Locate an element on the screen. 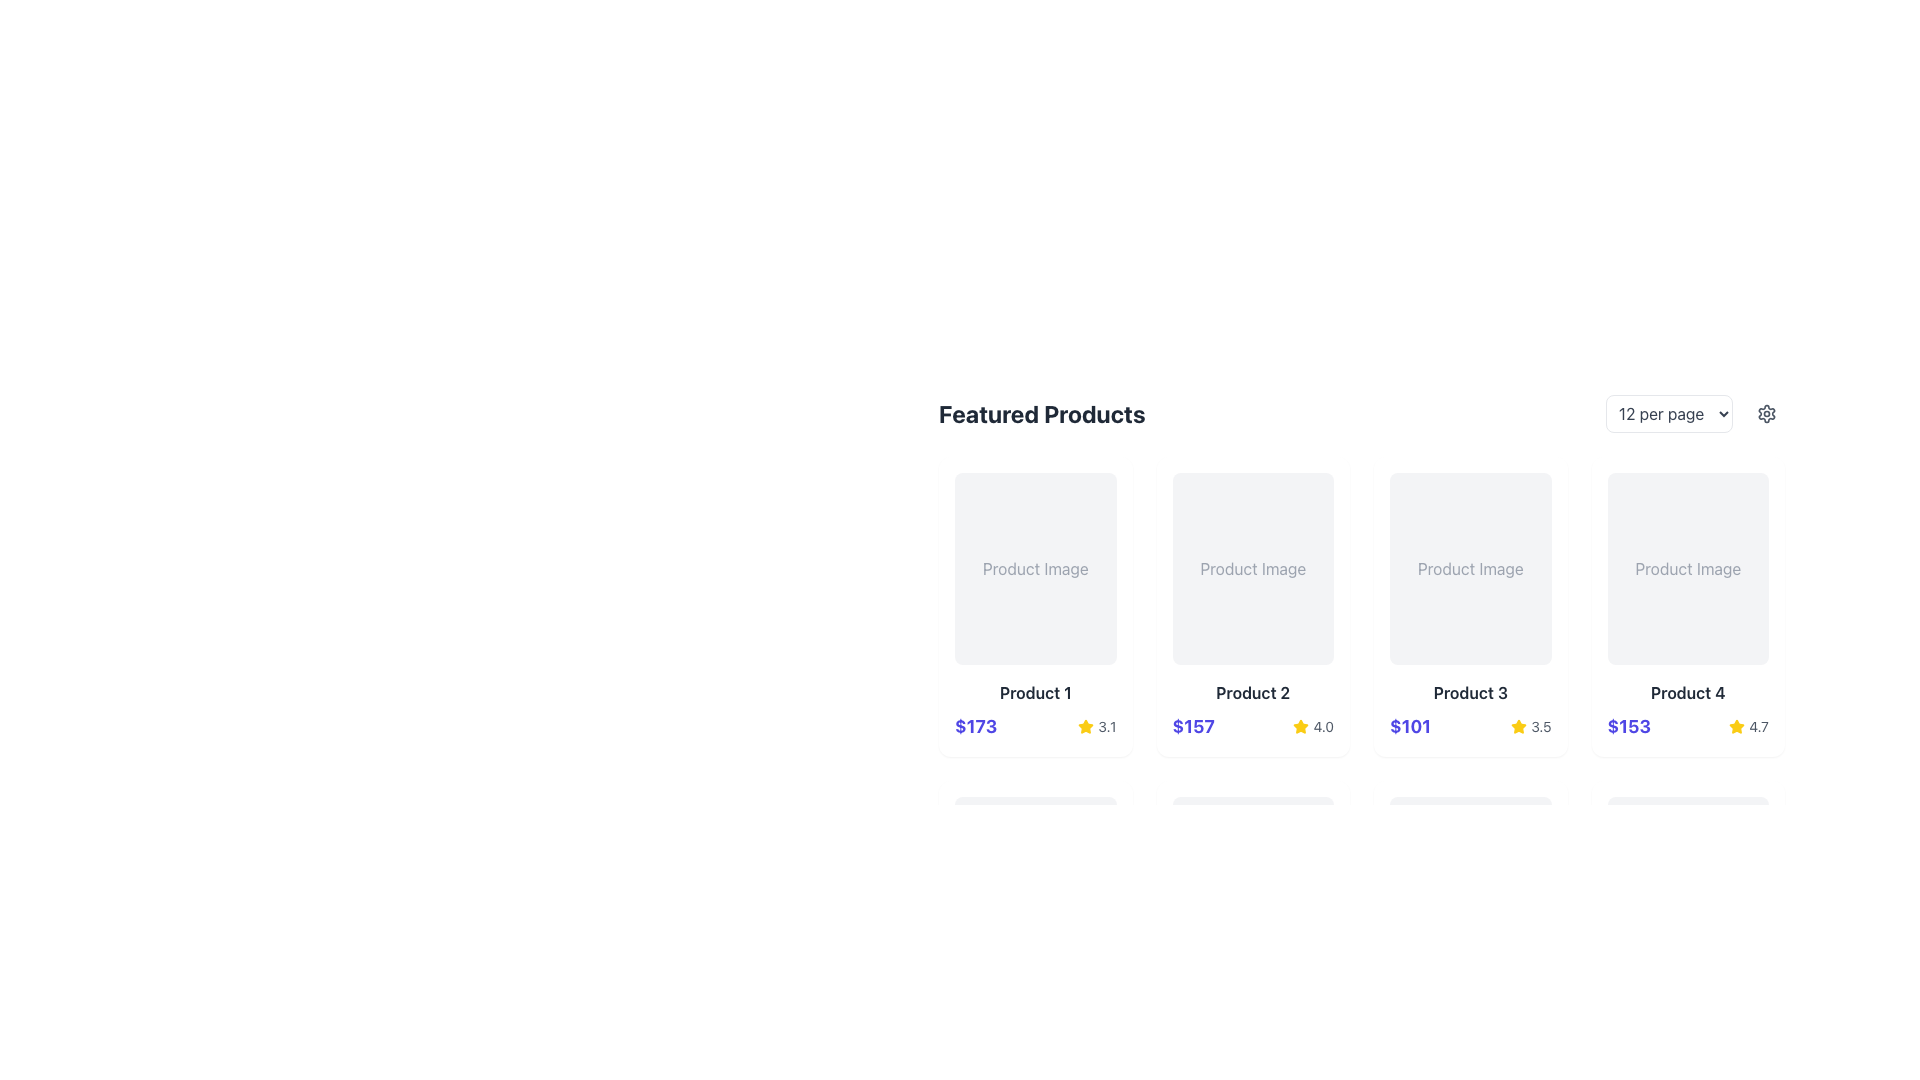 This screenshot has width=1920, height=1080. the image placeholder located above the title 'Product 4' and the price '$153' in the rightmost card of the product list is located at coordinates (1687, 569).